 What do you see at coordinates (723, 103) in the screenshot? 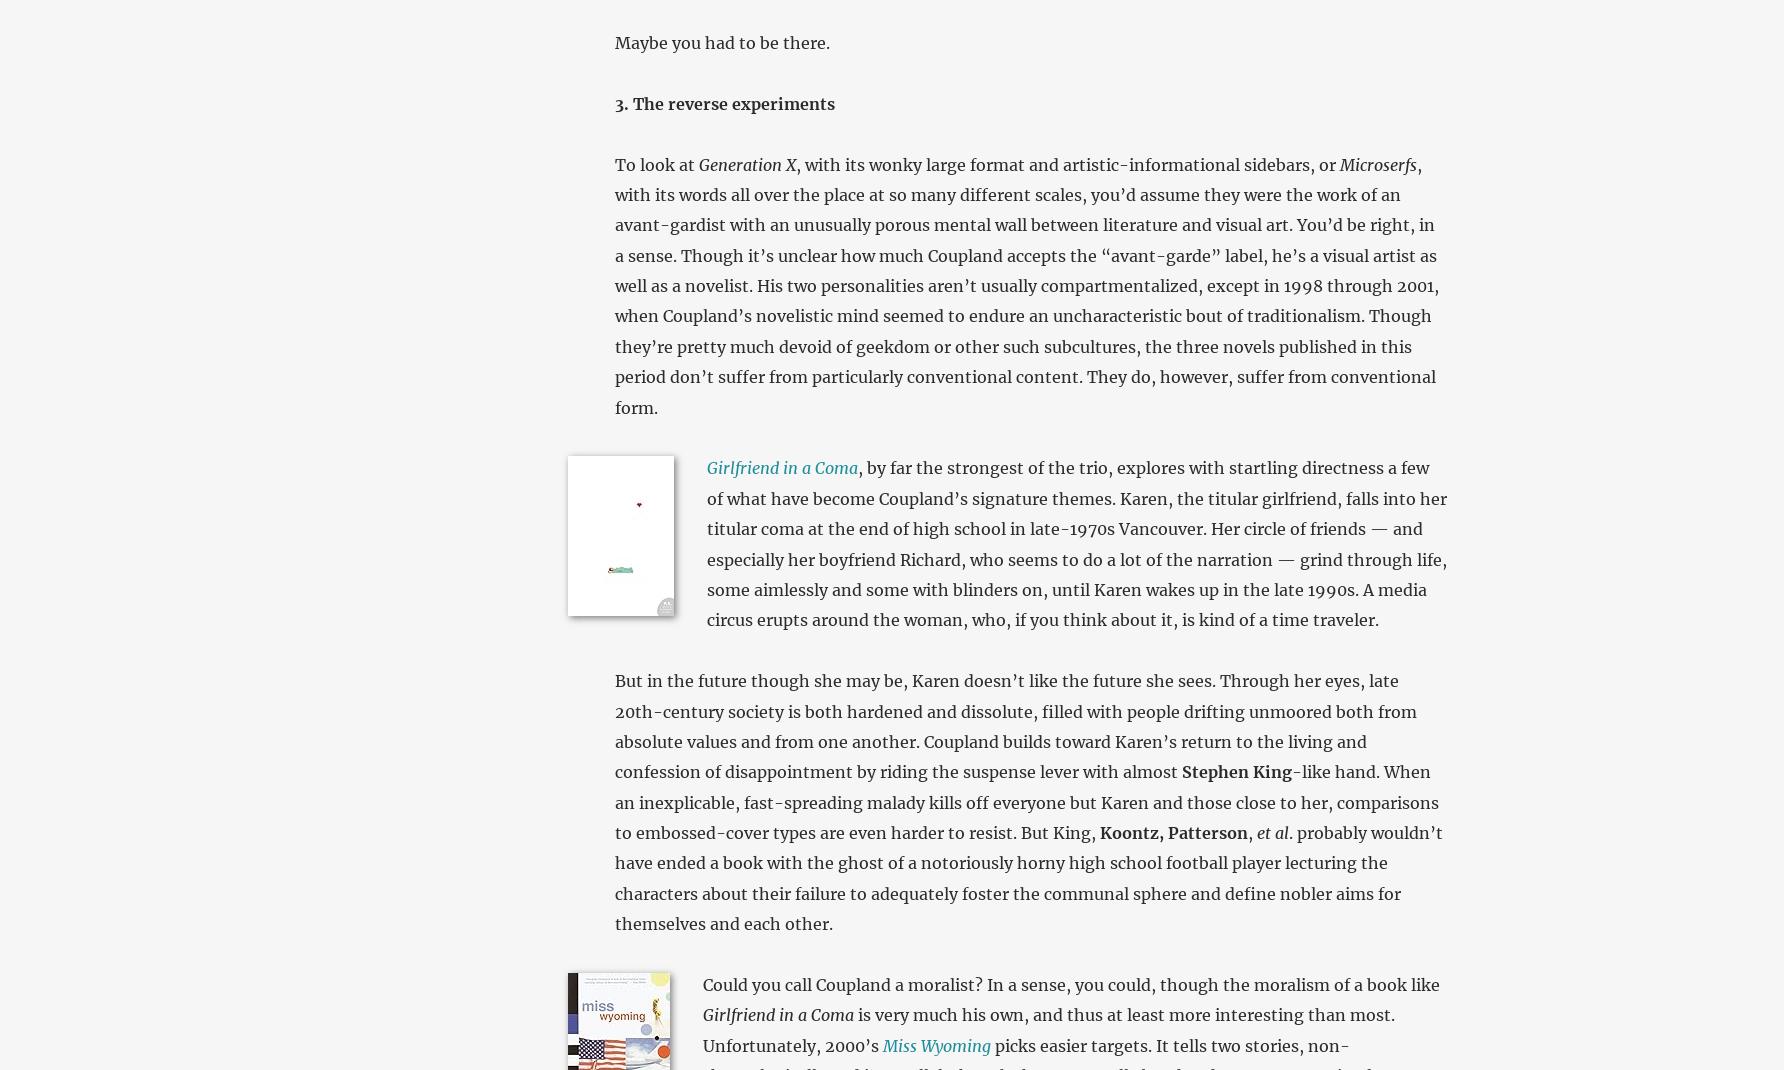
I see `'3. The reverse experiments'` at bounding box center [723, 103].